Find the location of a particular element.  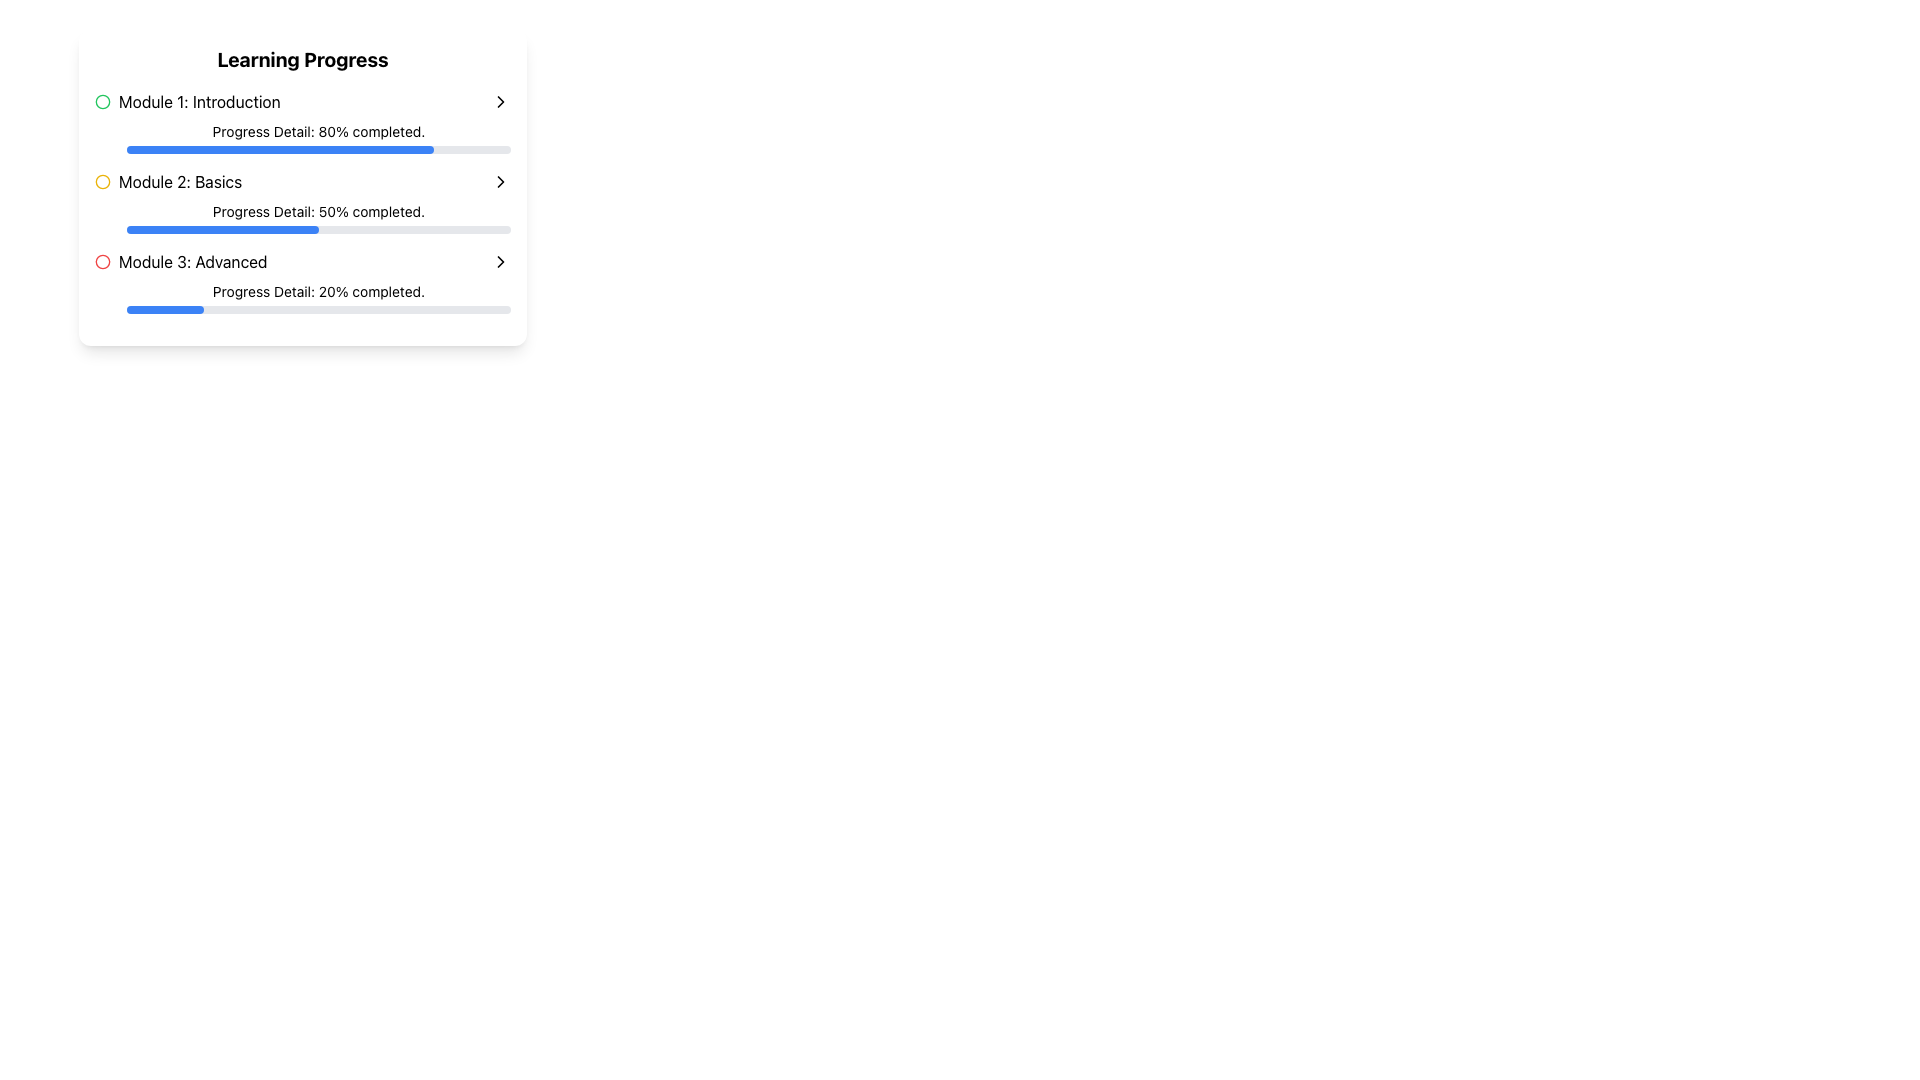

the text label titled 'Module 3: Advanced', which is the third element in the list of learning modules, located in the lower portion of the list is located at coordinates (193, 261).